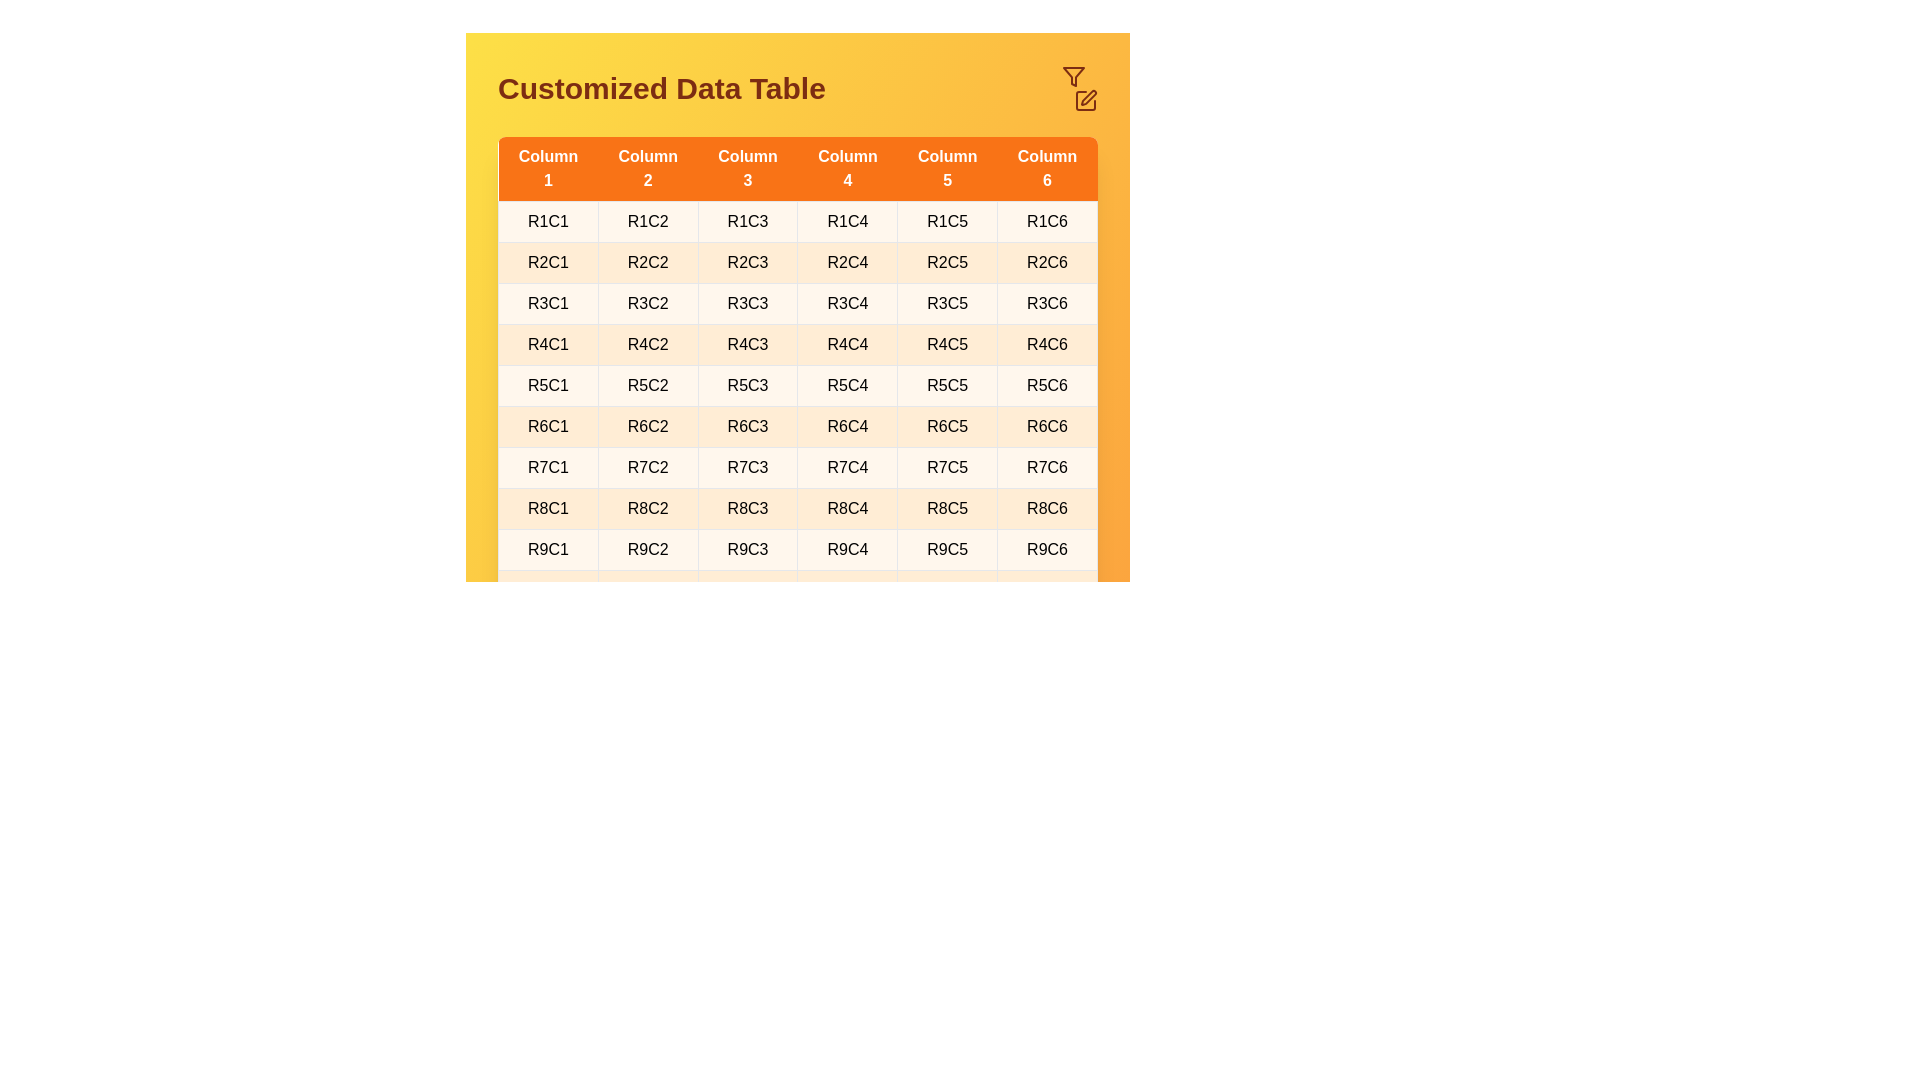 The width and height of the screenshot is (1920, 1080). What do you see at coordinates (1084, 100) in the screenshot?
I see `the edit icon in the header of the table` at bounding box center [1084, 100].